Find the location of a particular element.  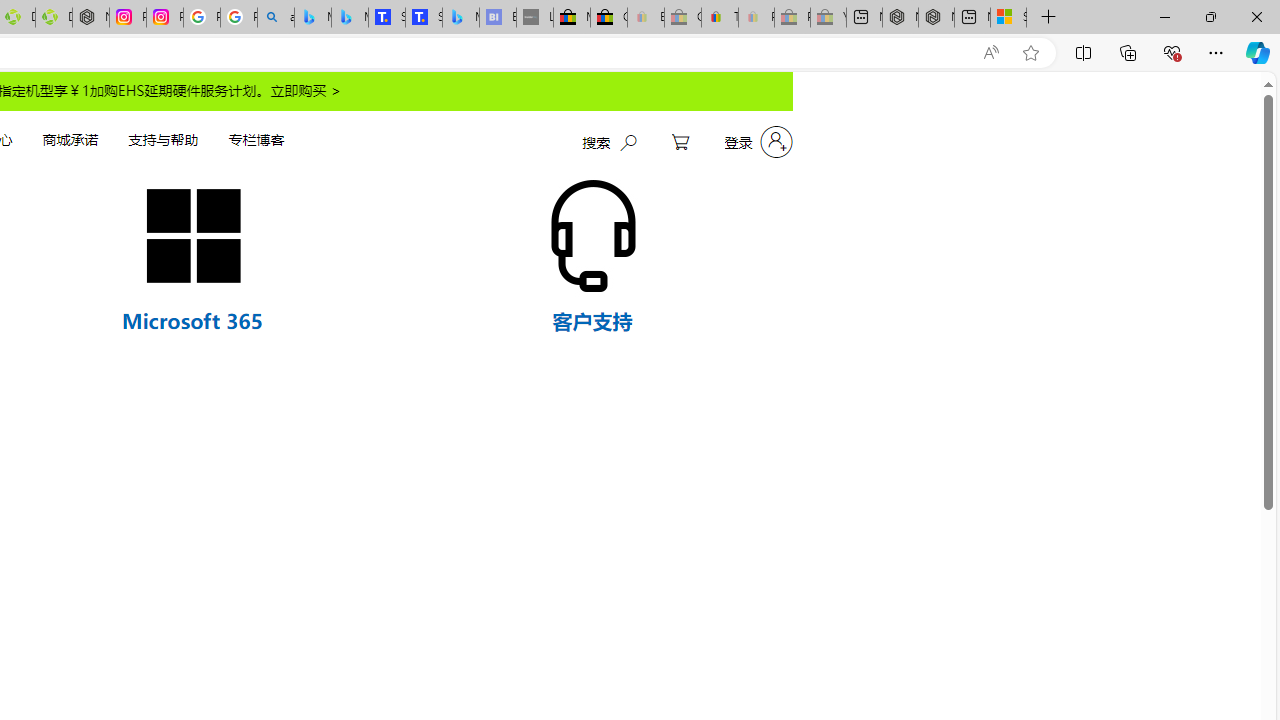

'Payments Terms of Use | eBay.com - Sleeping' is located at coordinates (755, 17).